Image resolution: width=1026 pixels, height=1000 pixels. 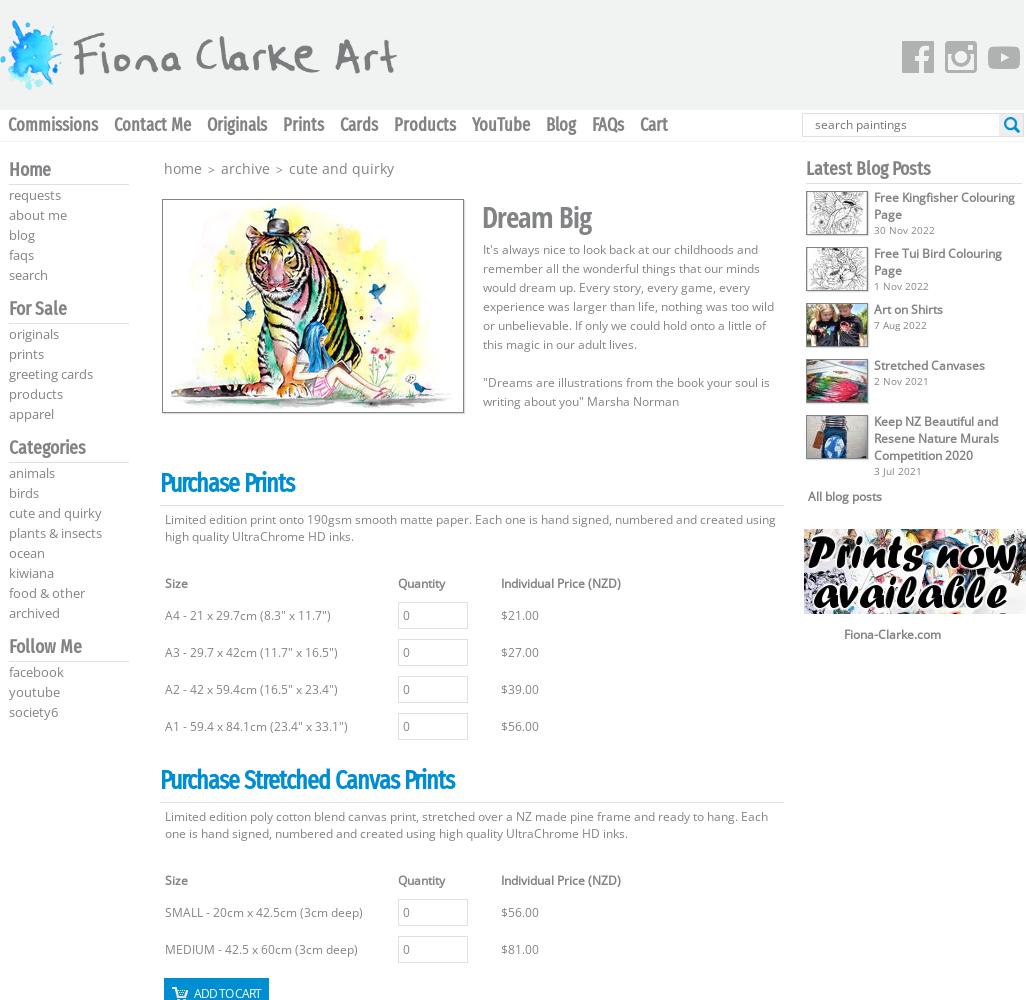 What do you see at coordinates (873, 364) in the screenshot?
I see `'Stretched Canvases'` at bounding box center [873, 364].